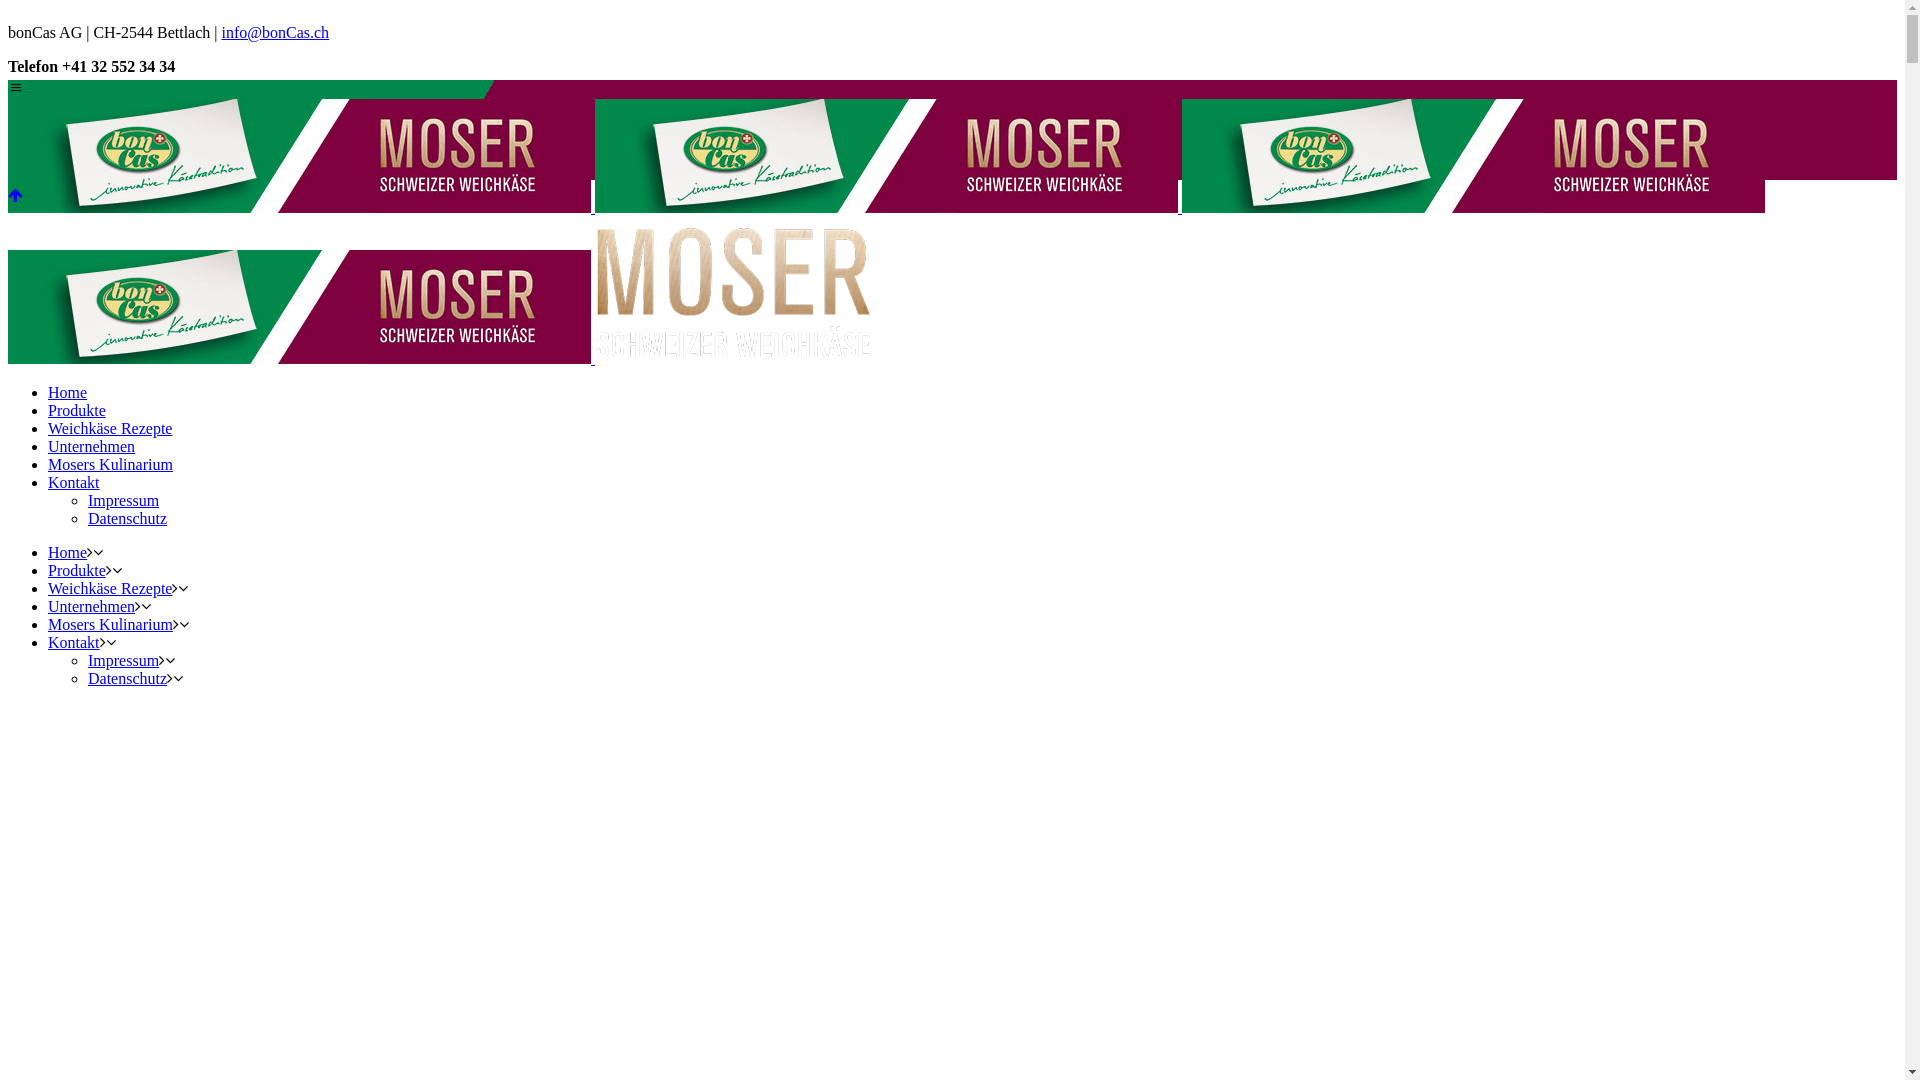 The width and height of the screenshot is (1920, 1080). What do you see at coordinates (76, 409) in the screenshot?
I see `'Produkte'` at bounding box center [76, 409].